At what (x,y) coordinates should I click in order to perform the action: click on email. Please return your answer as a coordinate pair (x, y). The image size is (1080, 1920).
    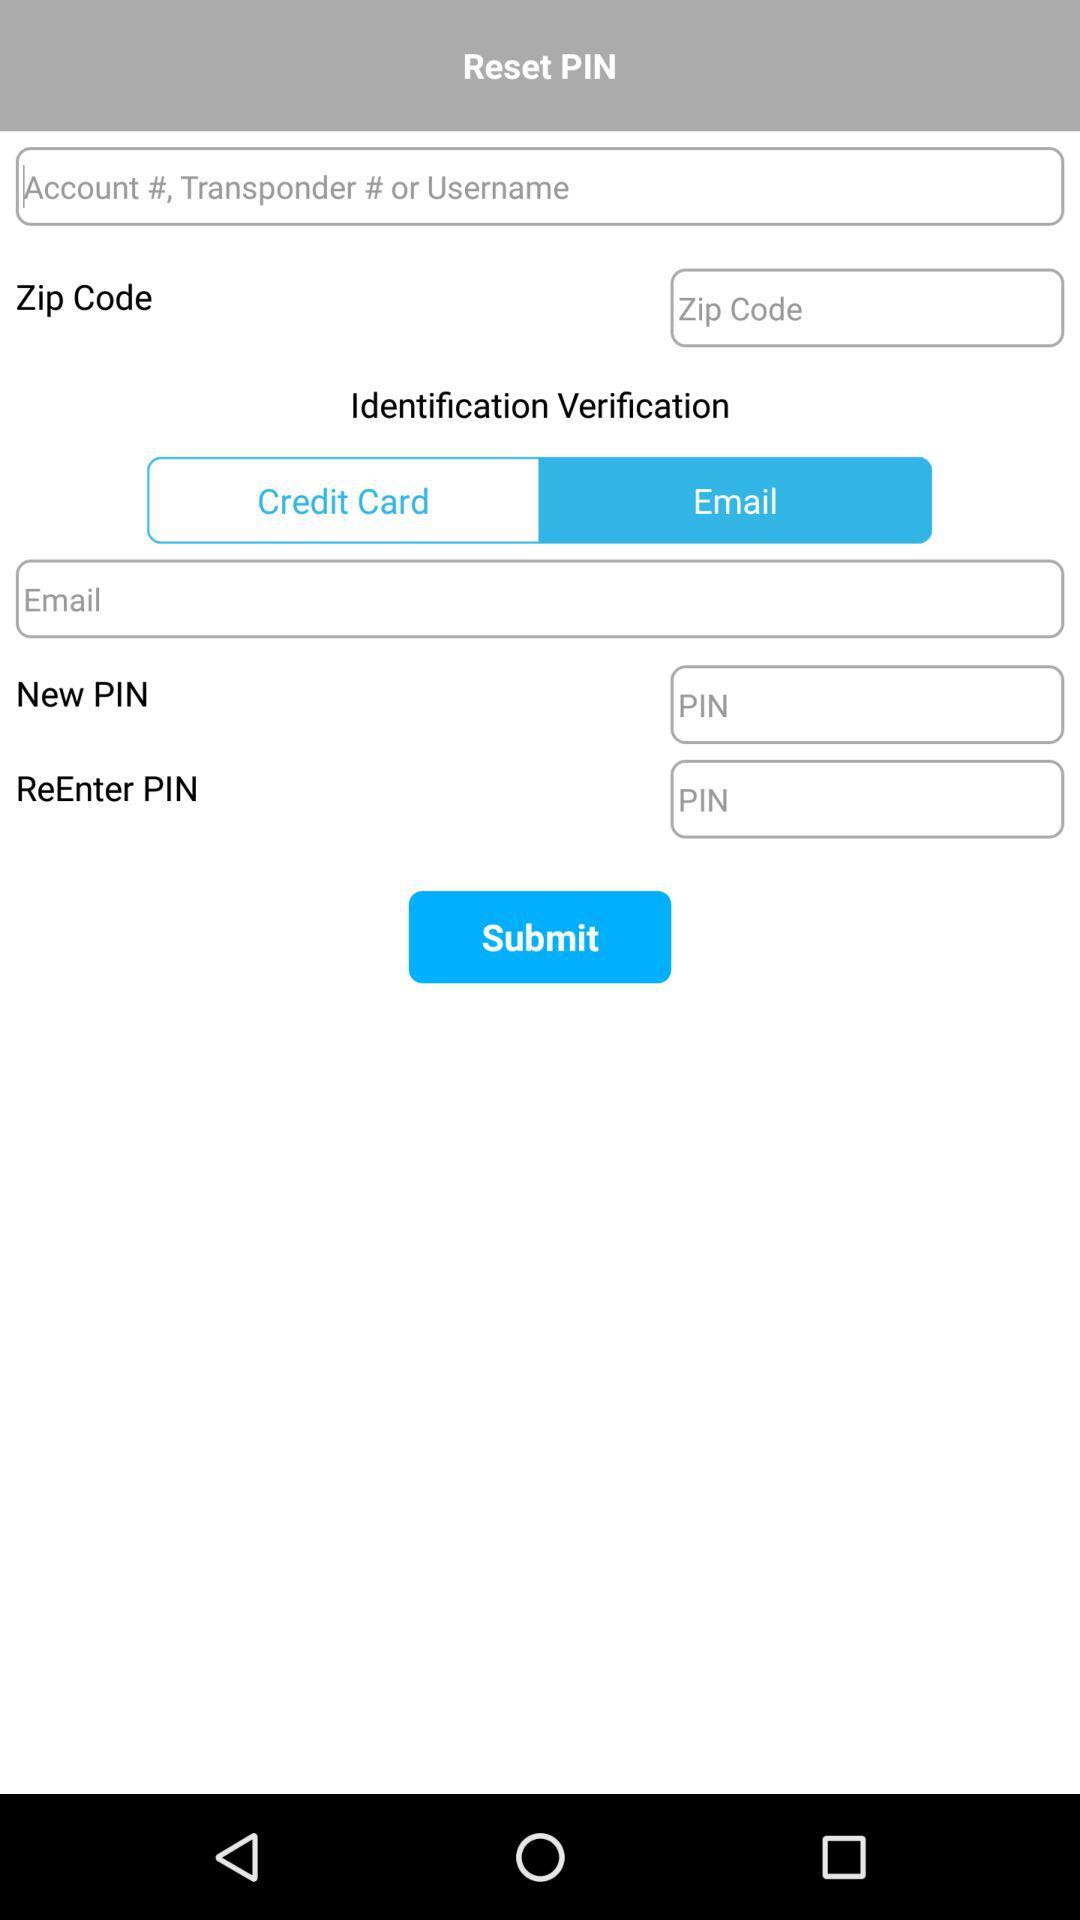
    Looking at the image, I should click on (540, 598).